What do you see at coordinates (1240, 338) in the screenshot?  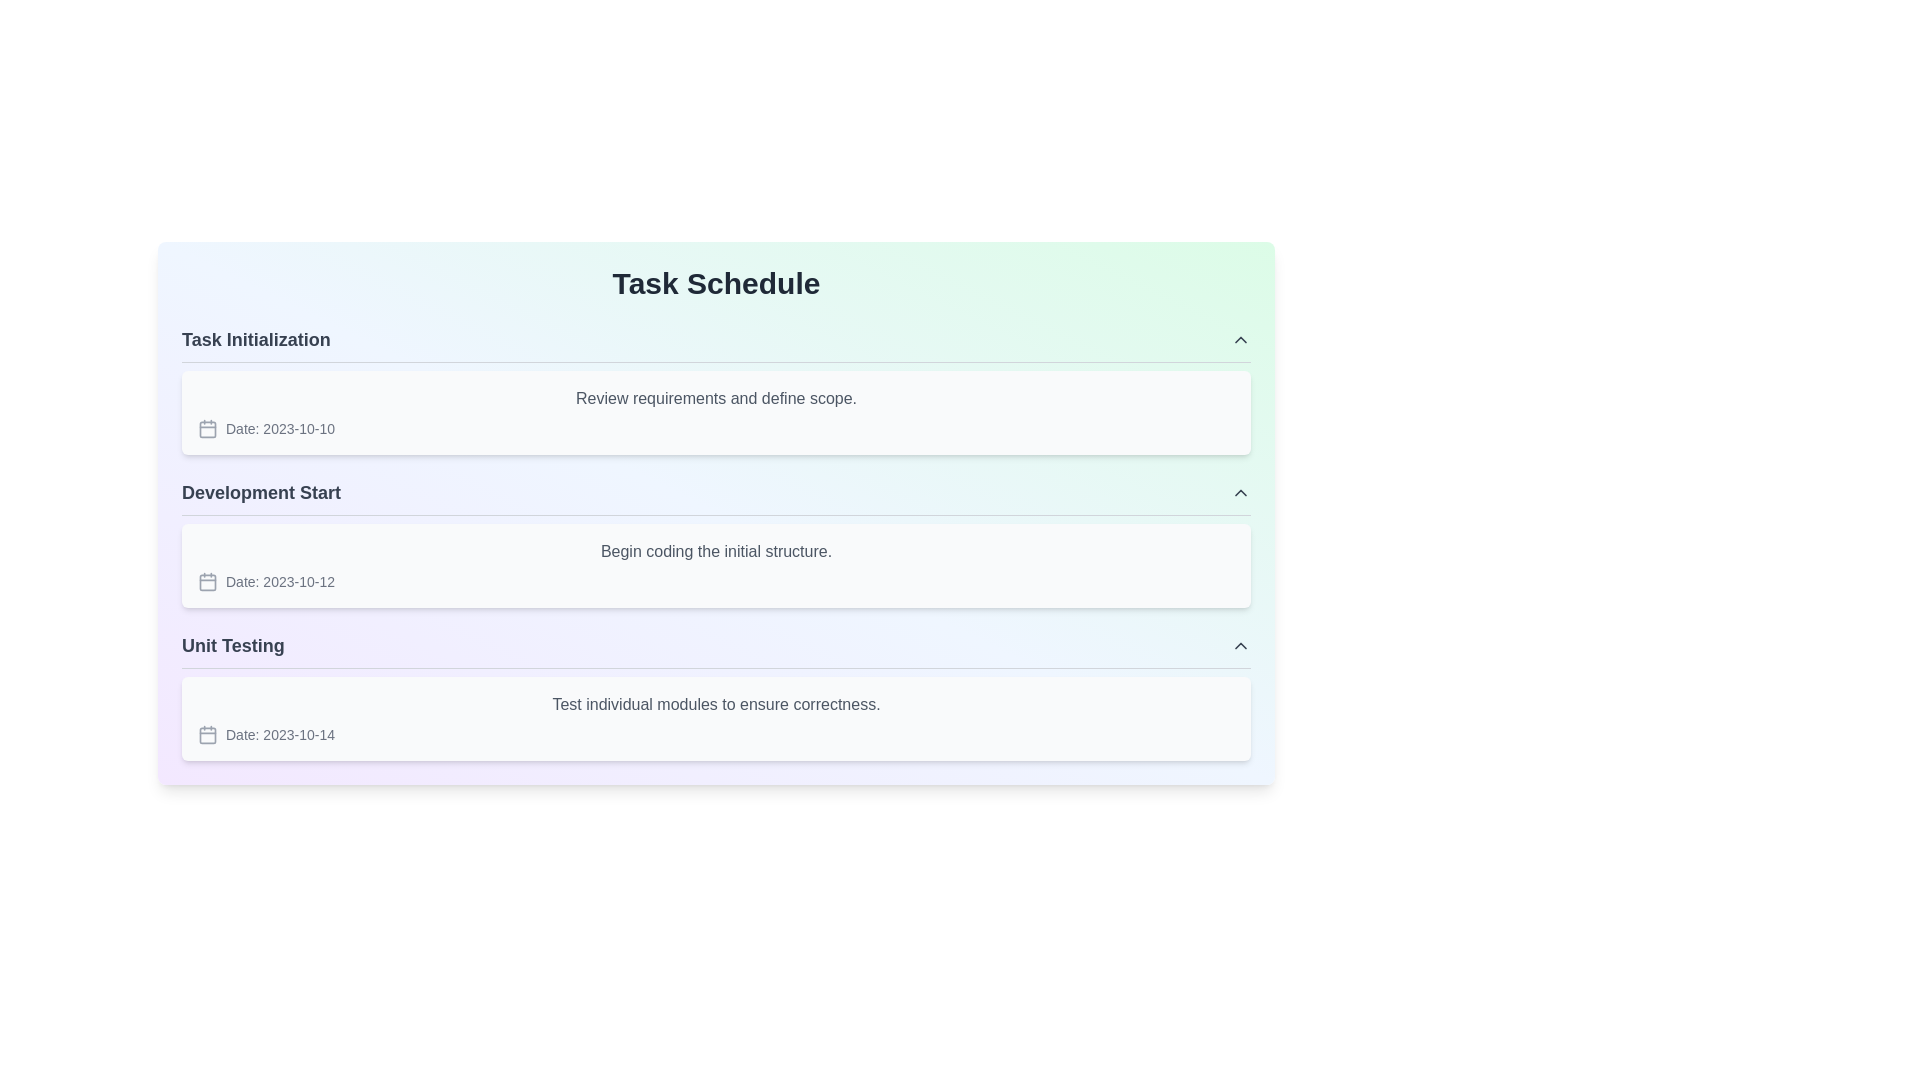 I see `the button with an upward chevron design located at the far-right side of the 'Task Initialization' section` at bounding box center [1240, 338].